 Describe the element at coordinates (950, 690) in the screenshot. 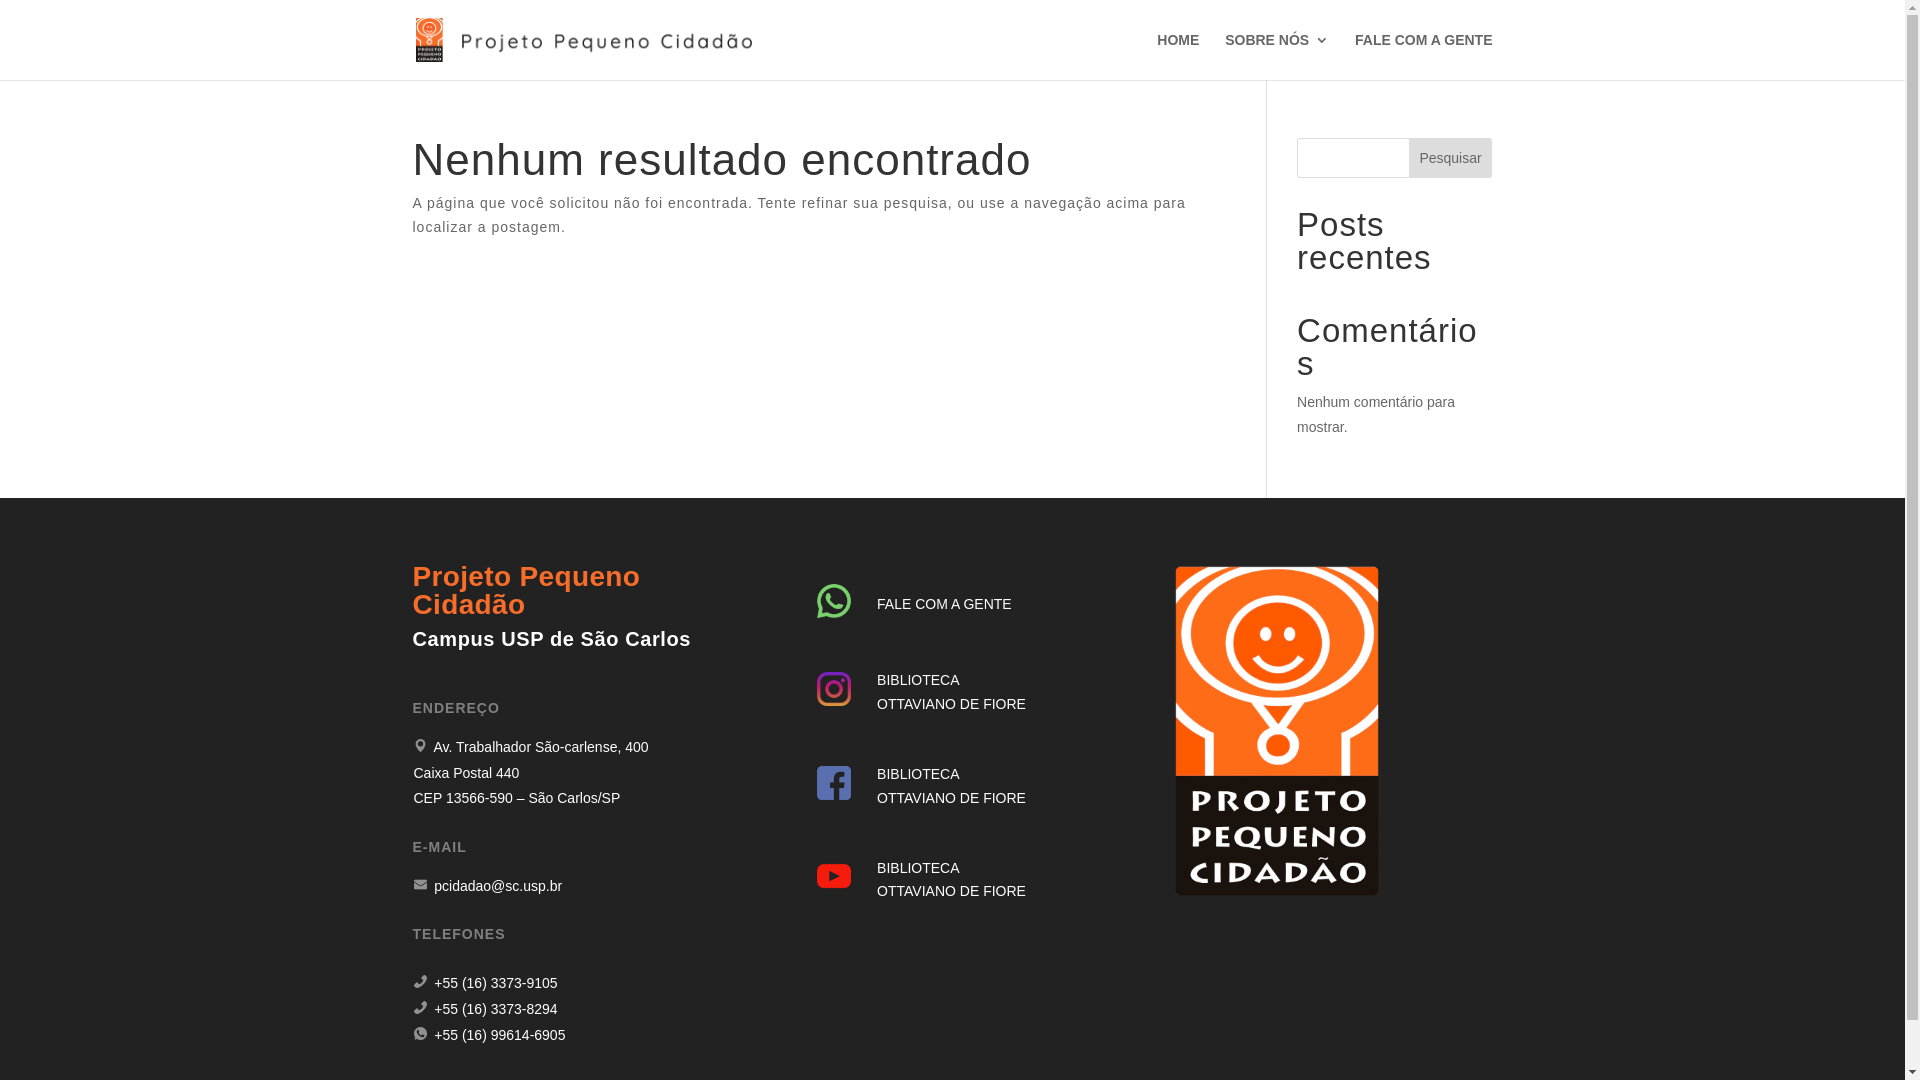

I see `'BIBLIOTECA` at that location.